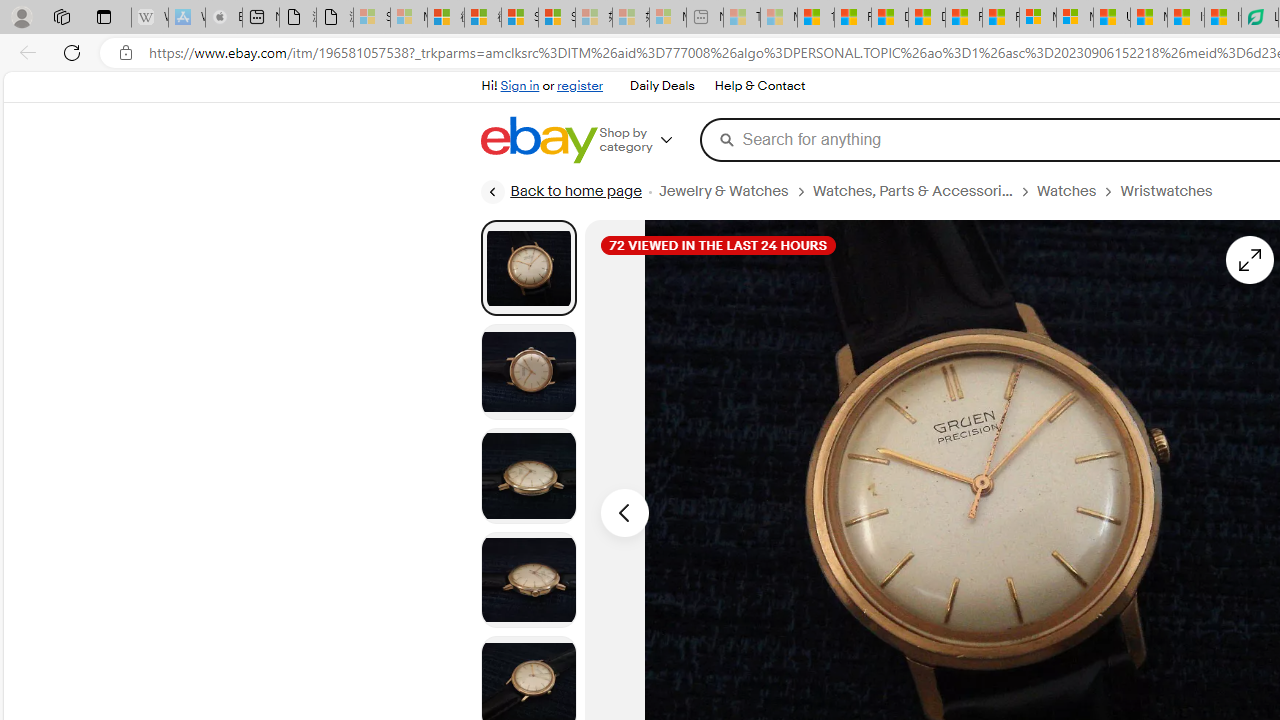 This screenshot has width=1280, height=720. What do you see at coordinates (1111, 17) in the screenshot?
I see `'US Heat Deaths Soared To Record High Last Year'` at bounding box center [1111, 17].